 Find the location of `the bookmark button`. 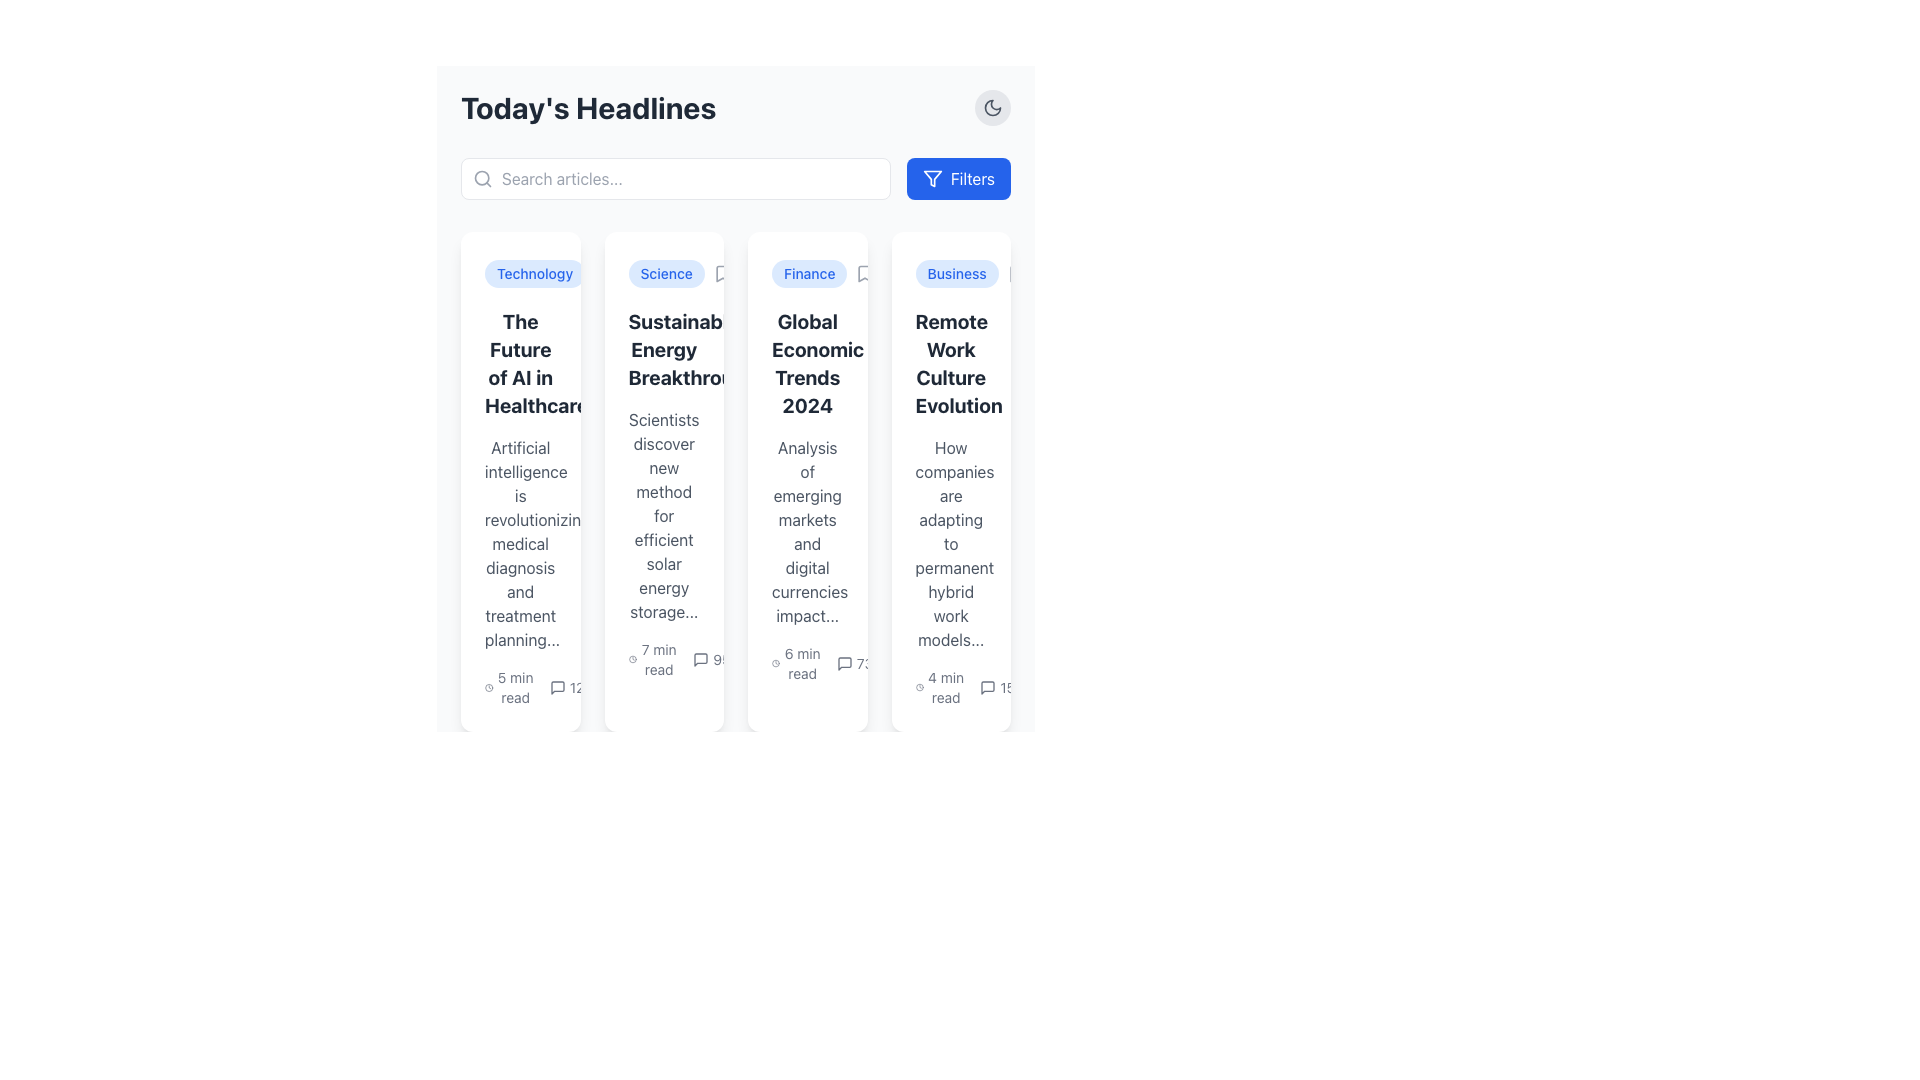

the bookmark button is located at coordinates (1016, 273).